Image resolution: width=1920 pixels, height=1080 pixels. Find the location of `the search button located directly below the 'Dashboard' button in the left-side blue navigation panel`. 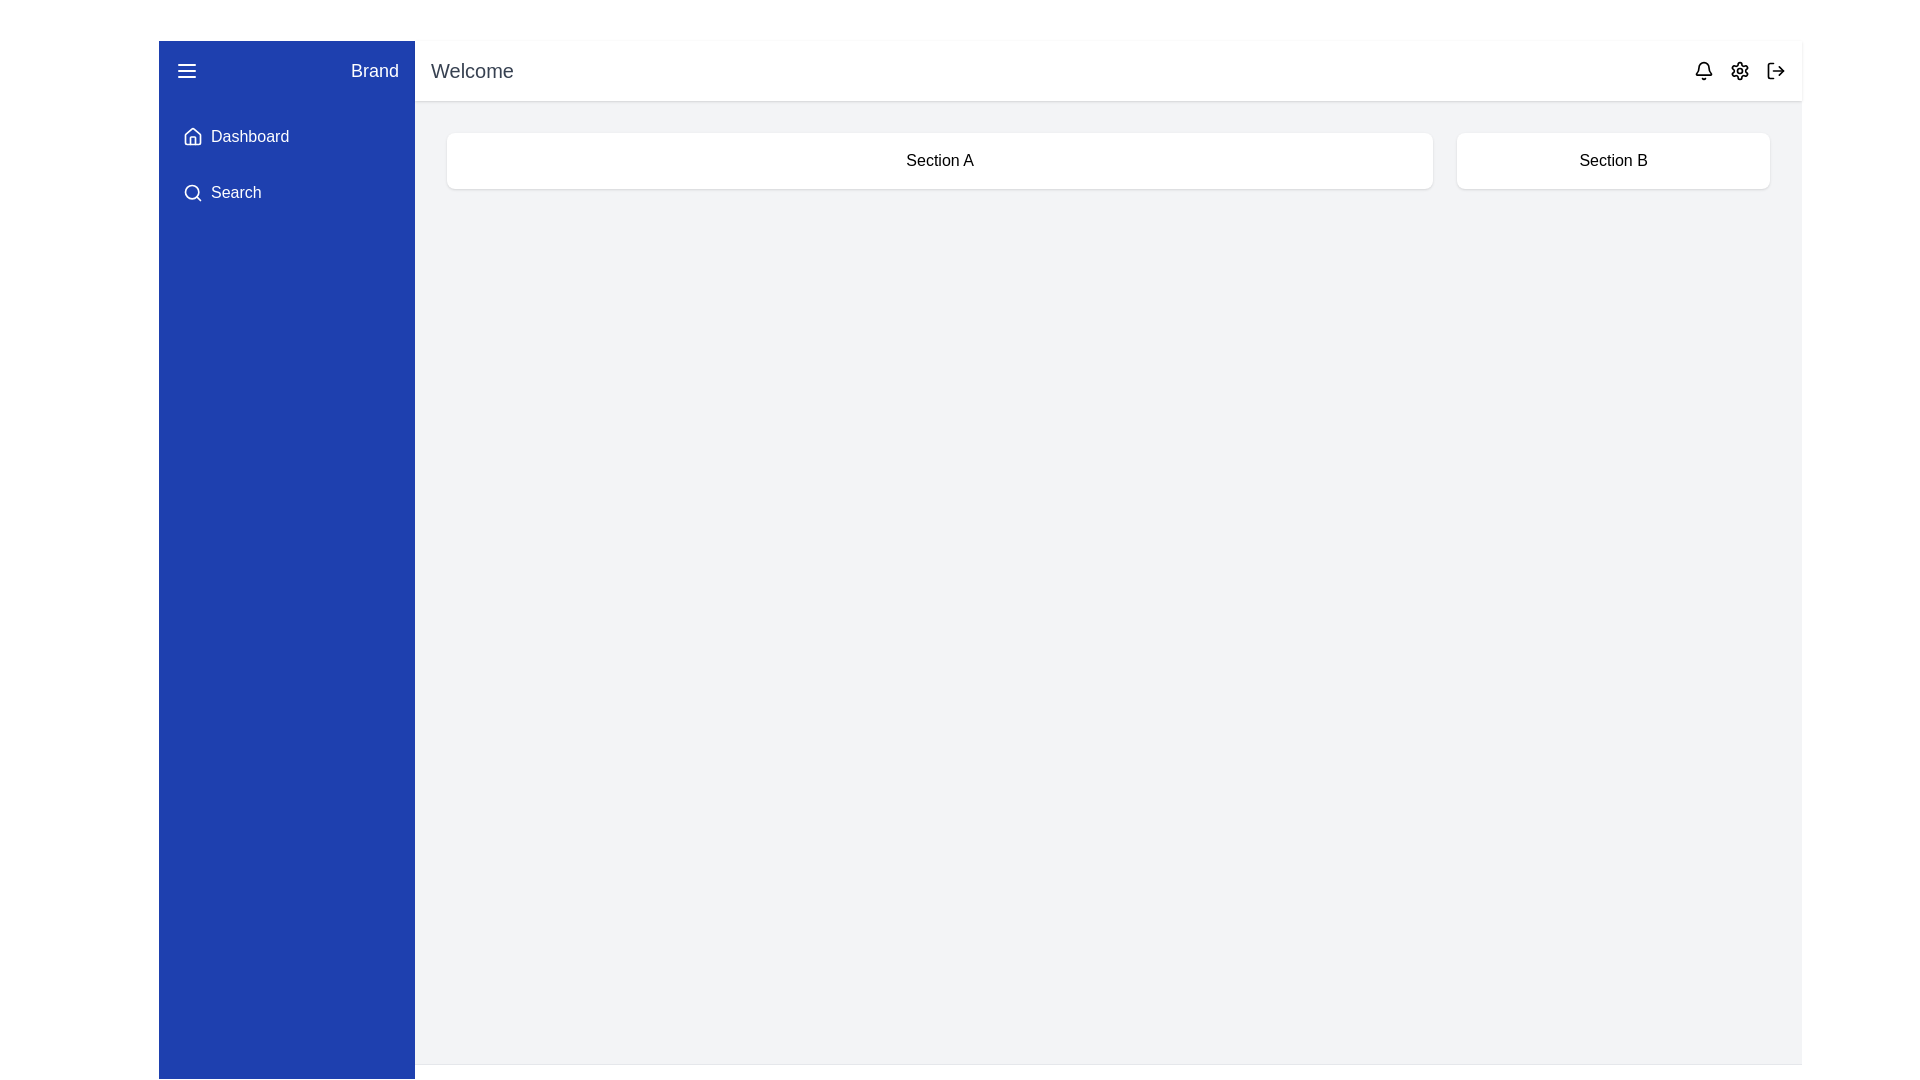

the search button located directly below the 'Dashboard' button in the left-side blue navigation panel is located at coordinates (286, 192).